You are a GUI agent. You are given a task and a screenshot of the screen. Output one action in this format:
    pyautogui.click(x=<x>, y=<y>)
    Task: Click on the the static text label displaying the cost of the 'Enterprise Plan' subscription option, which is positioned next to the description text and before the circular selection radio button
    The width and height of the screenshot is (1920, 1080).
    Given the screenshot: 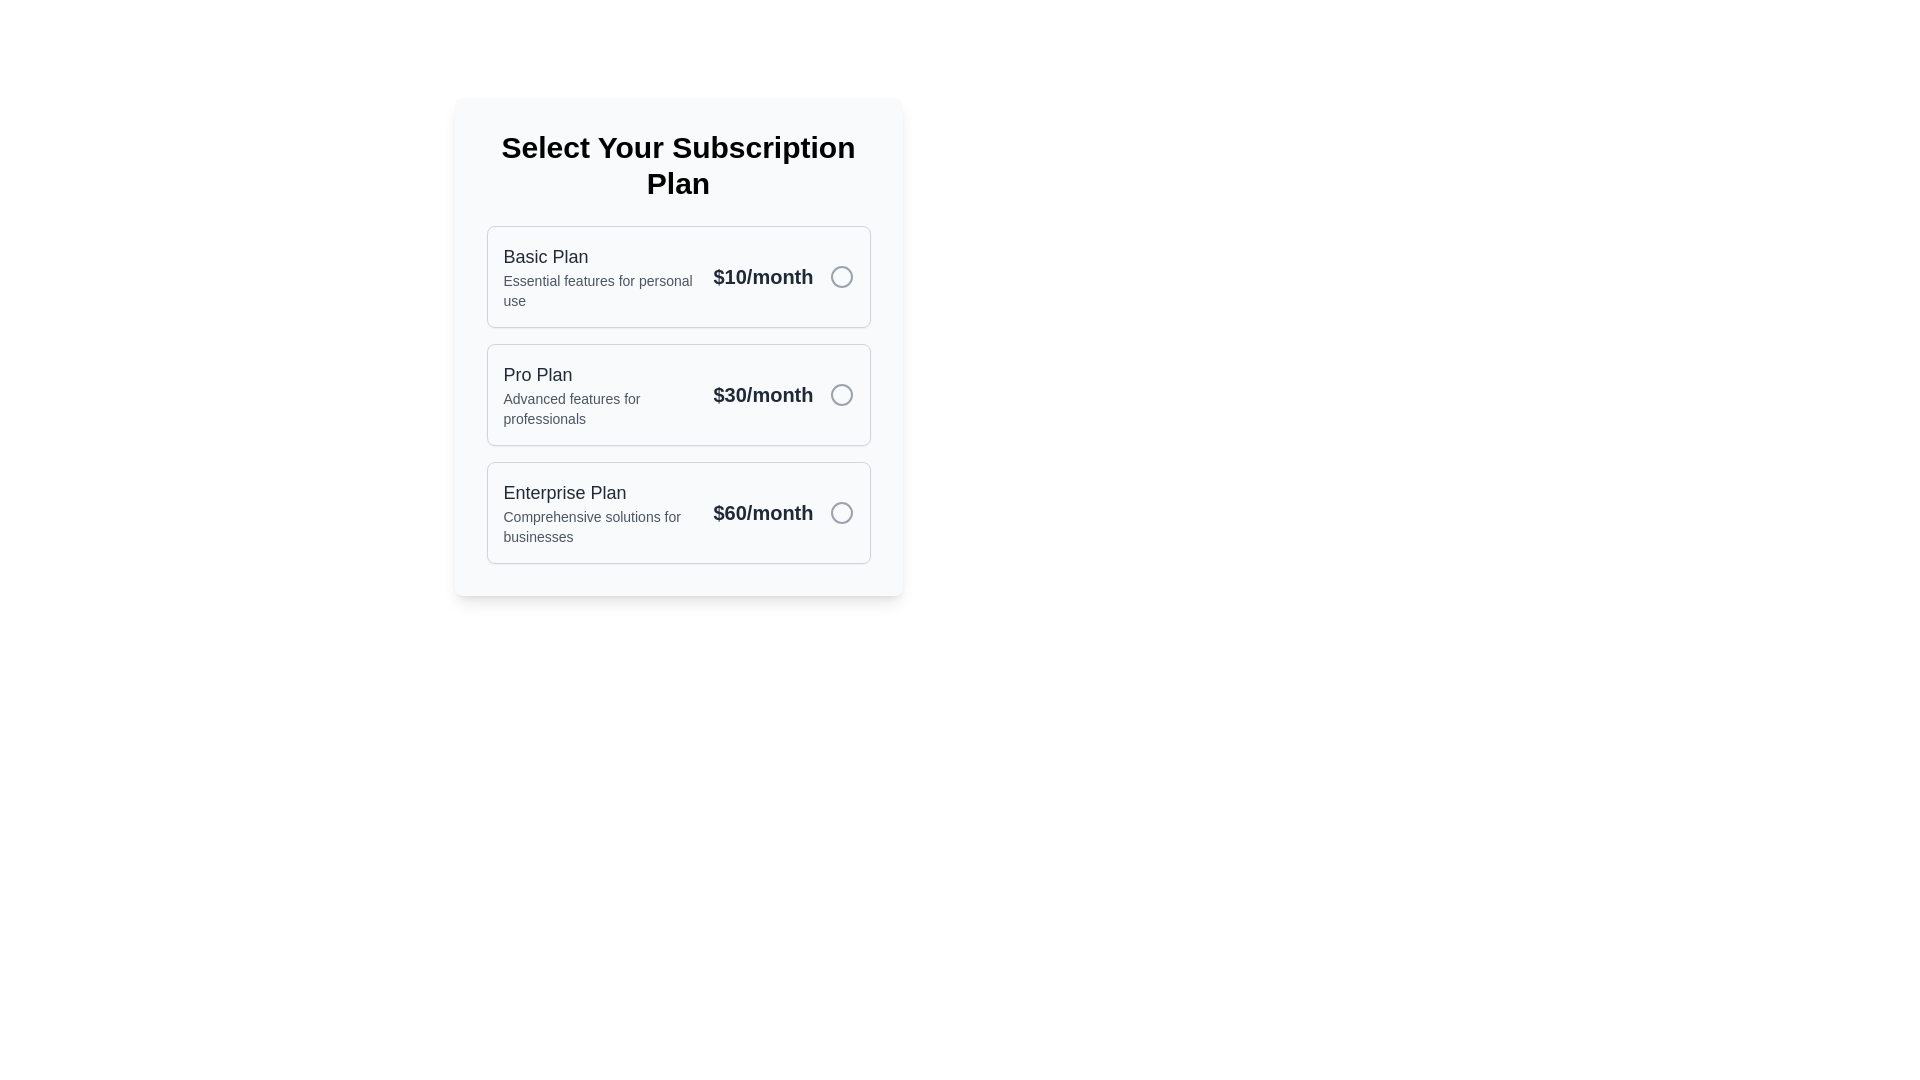 What is the action you would take?
    pyautogui.click(x=762, y=512)
    